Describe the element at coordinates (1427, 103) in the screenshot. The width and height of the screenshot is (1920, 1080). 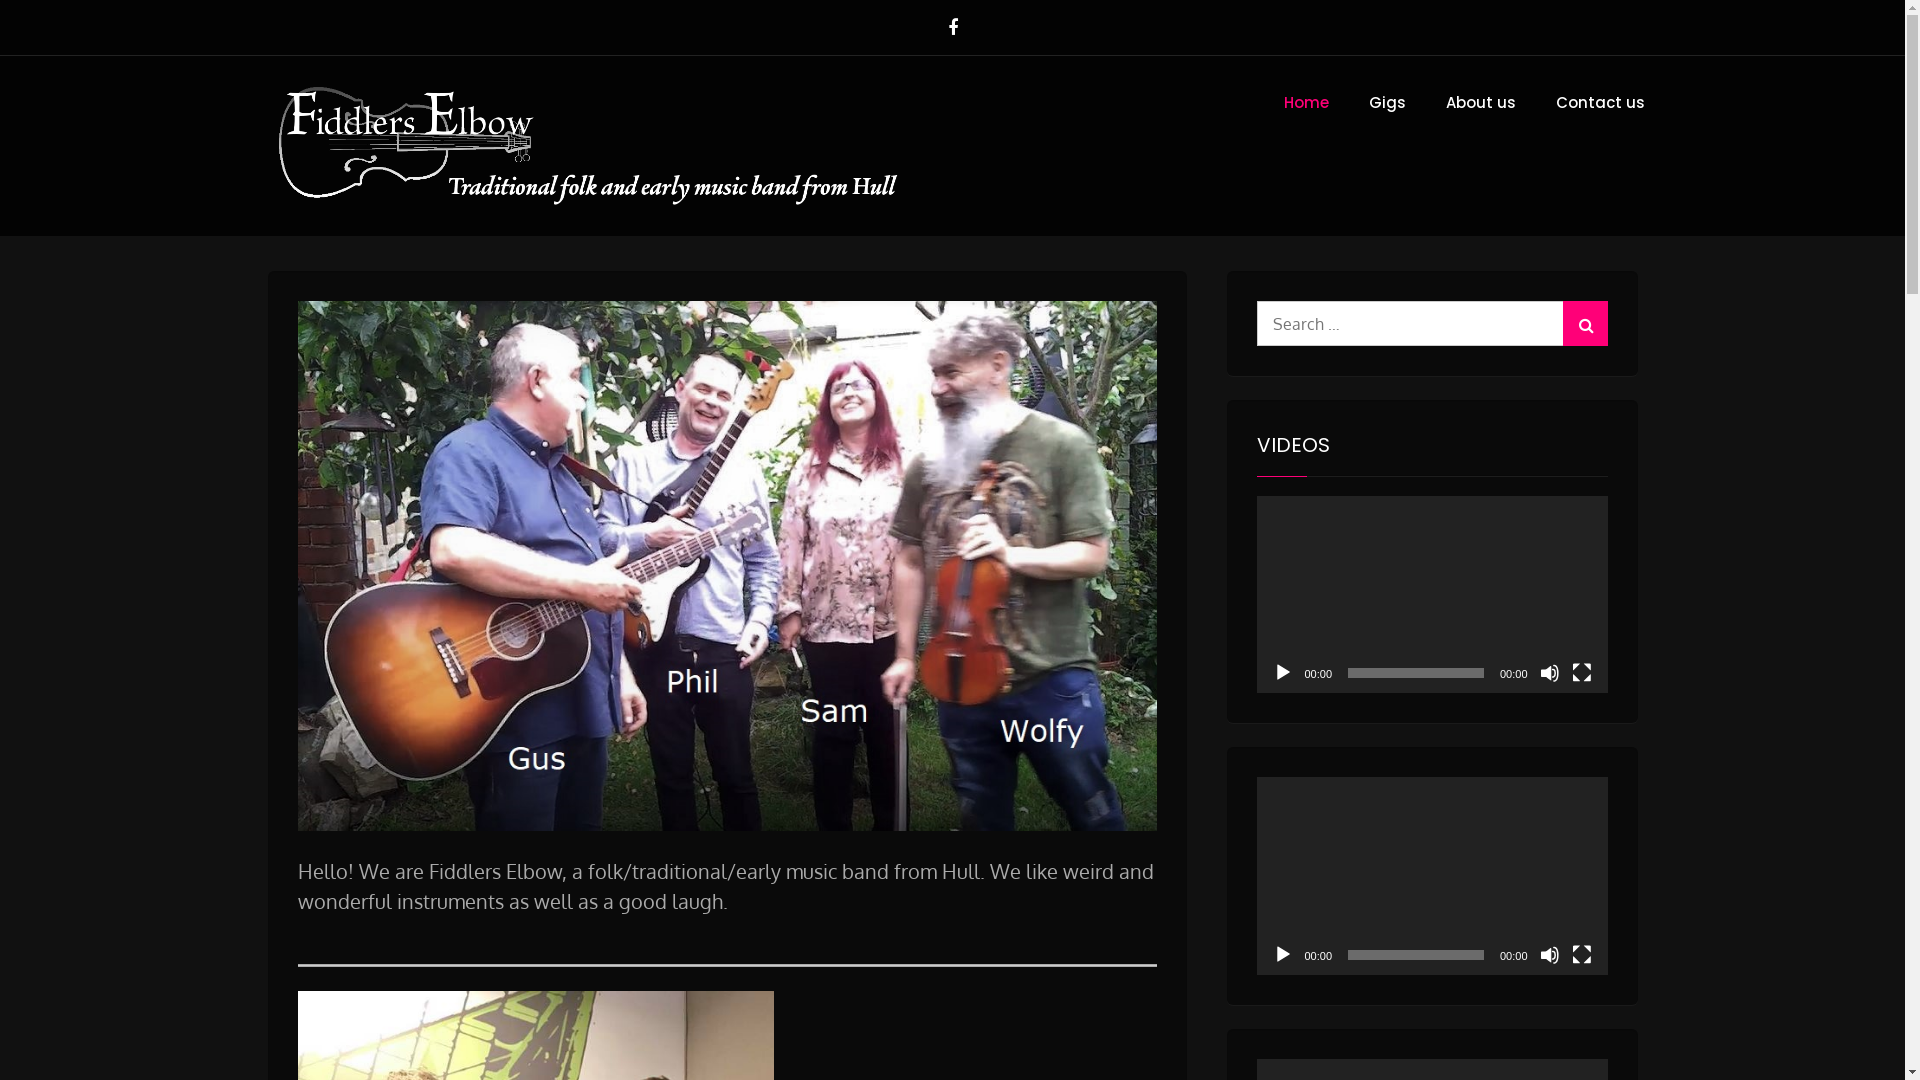
I see `'About us'` at that location.